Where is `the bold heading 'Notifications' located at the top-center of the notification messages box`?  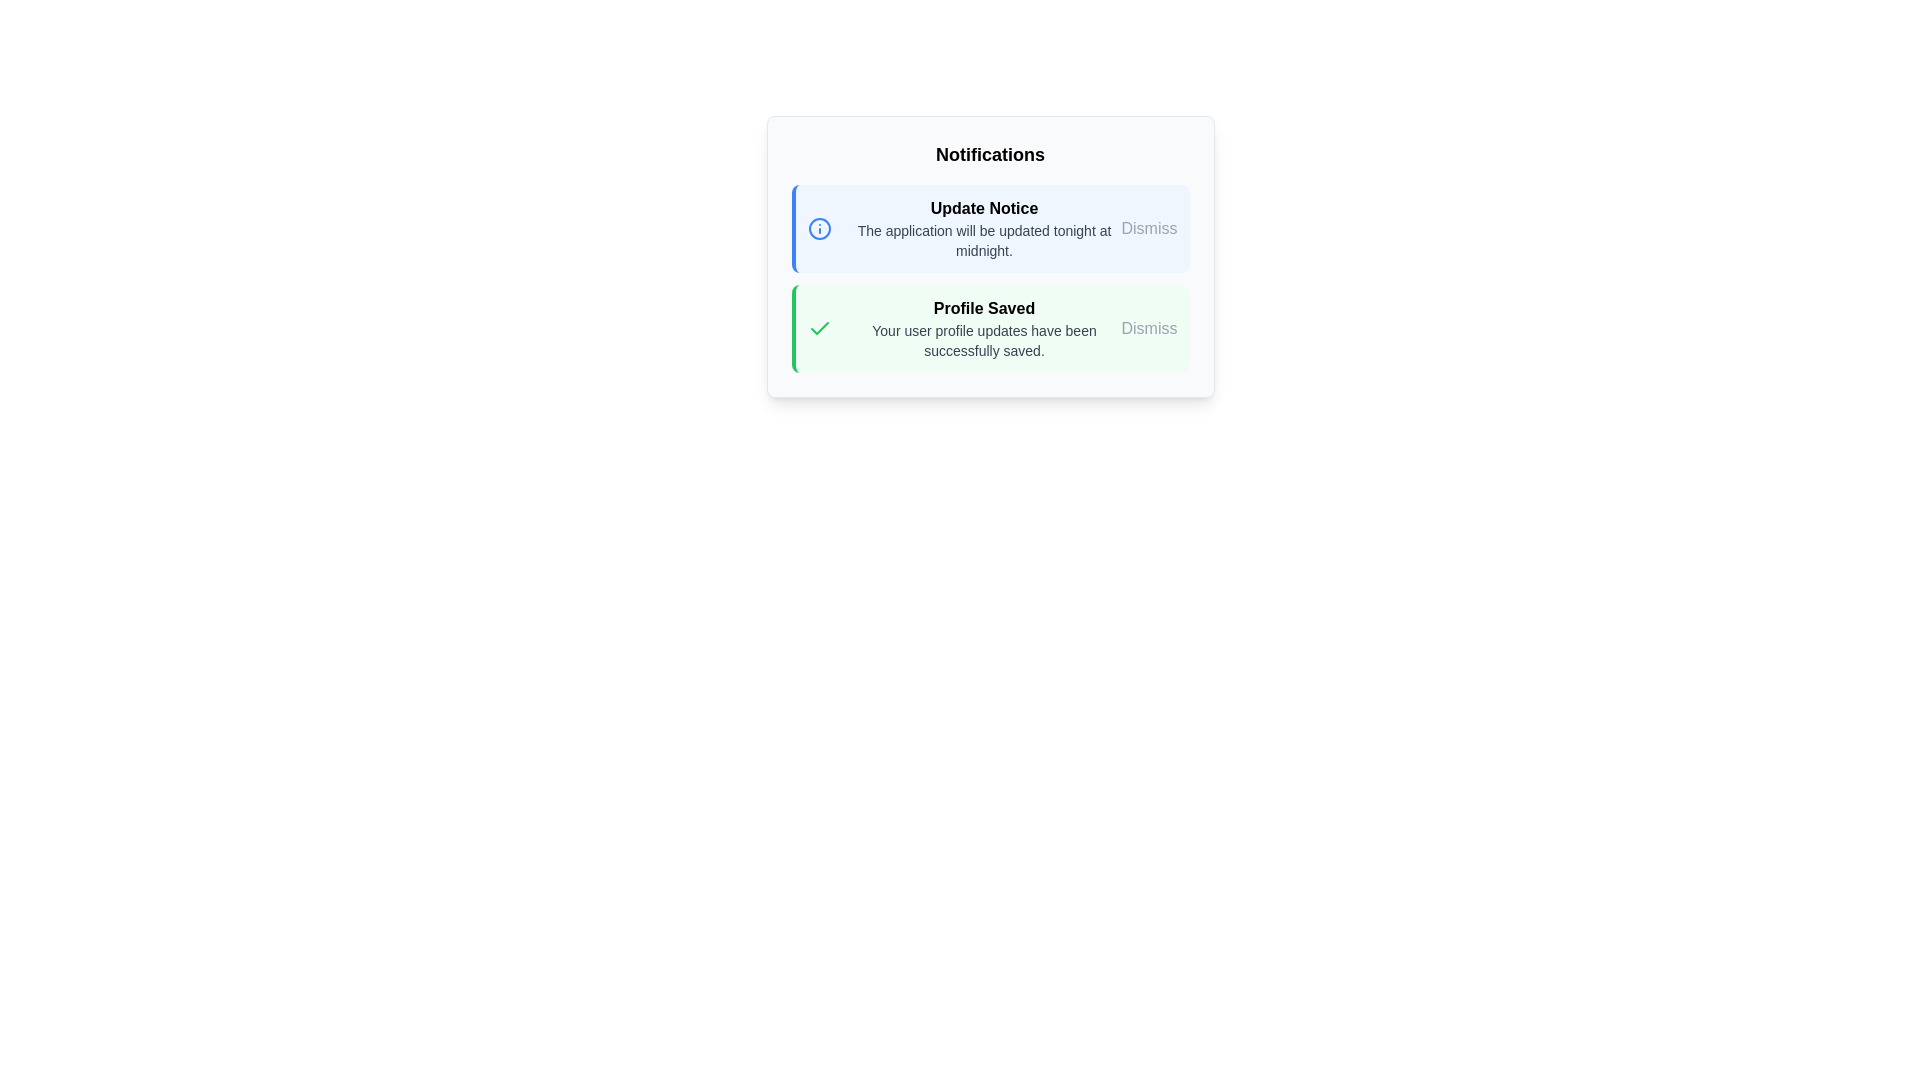 the bold heading 'Notifications' located at the top-center of the notification messages box is located at coordinates (990, 153).